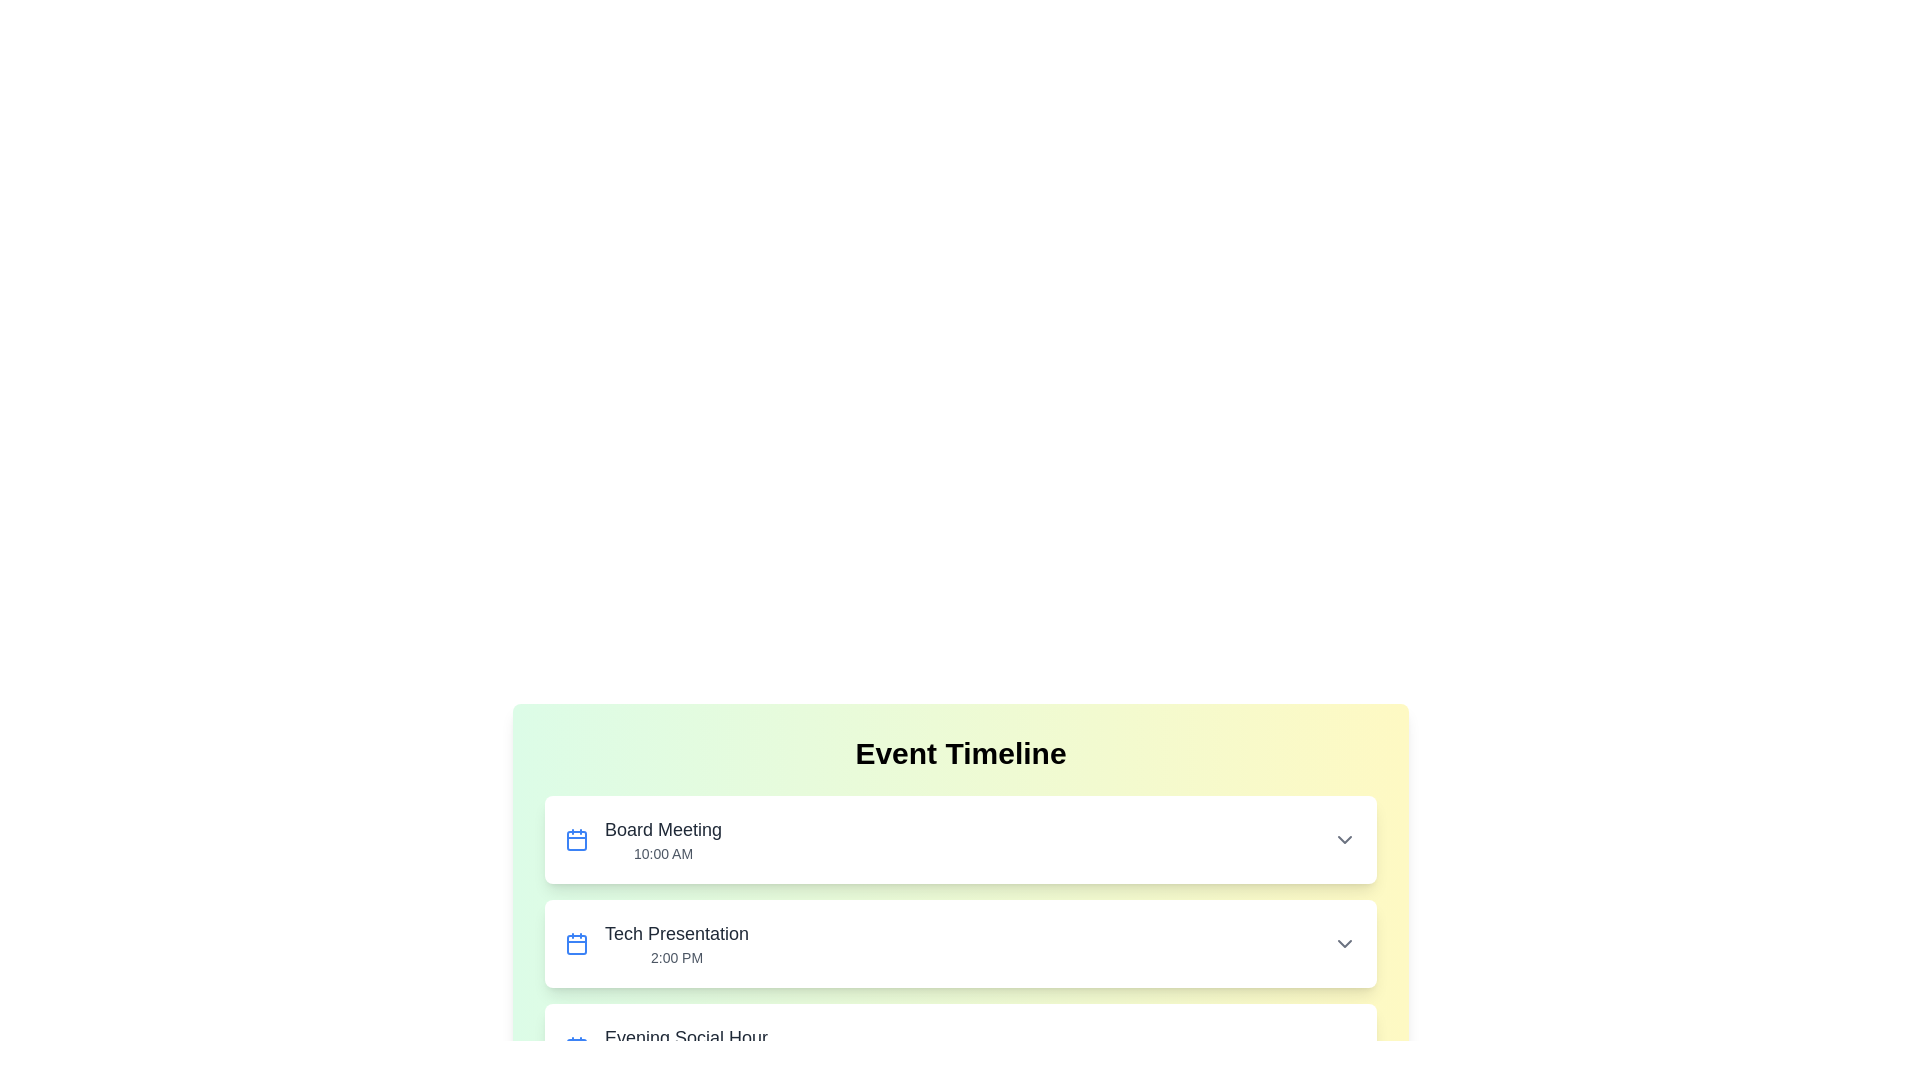 The height and width of the screenshot is (1080, 1920). Describe the element at coordinates (1344, 944) in the screenshot. I see `the chevron icon button located on the right side of the 'Tech Presentation 2:00 PM' panel` at that location.